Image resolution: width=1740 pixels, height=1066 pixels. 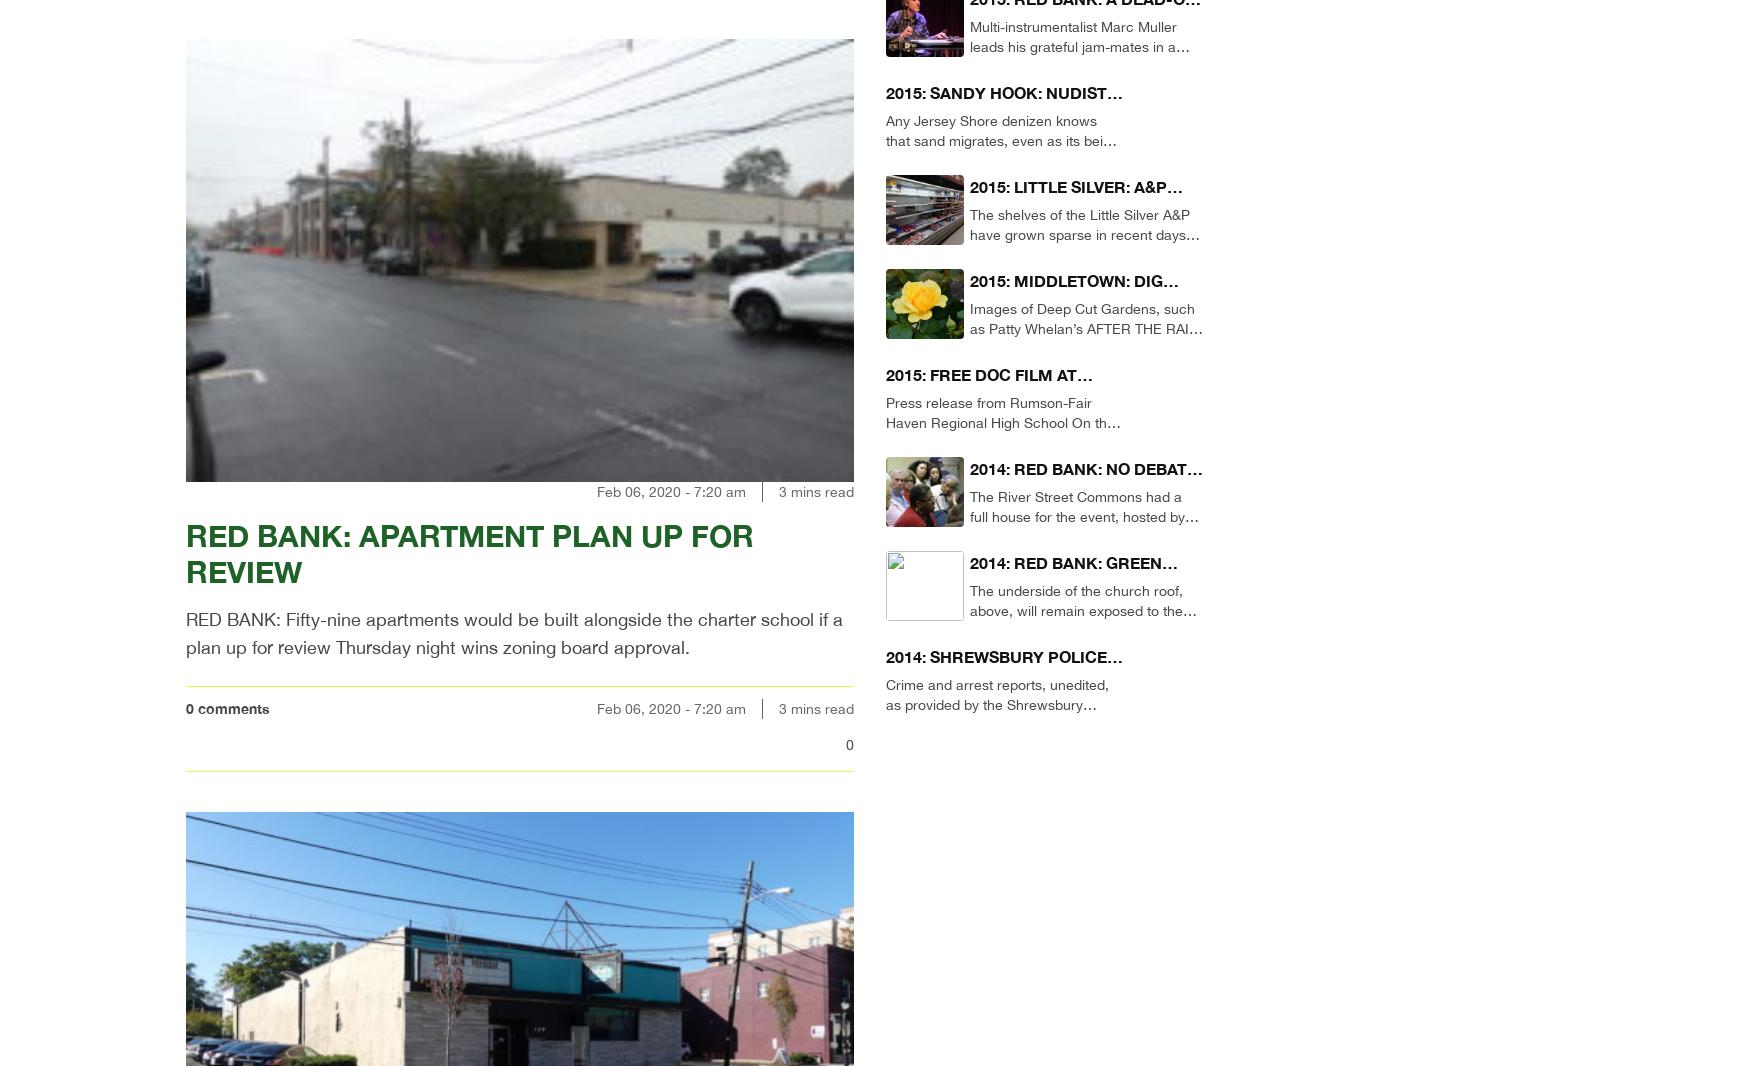 What do you see at coordinates (969, 197) in the screenshot?
I see `'2015: LITTLE SILVER: A&P PETERS OUT'` at bounding box center [969, 197].